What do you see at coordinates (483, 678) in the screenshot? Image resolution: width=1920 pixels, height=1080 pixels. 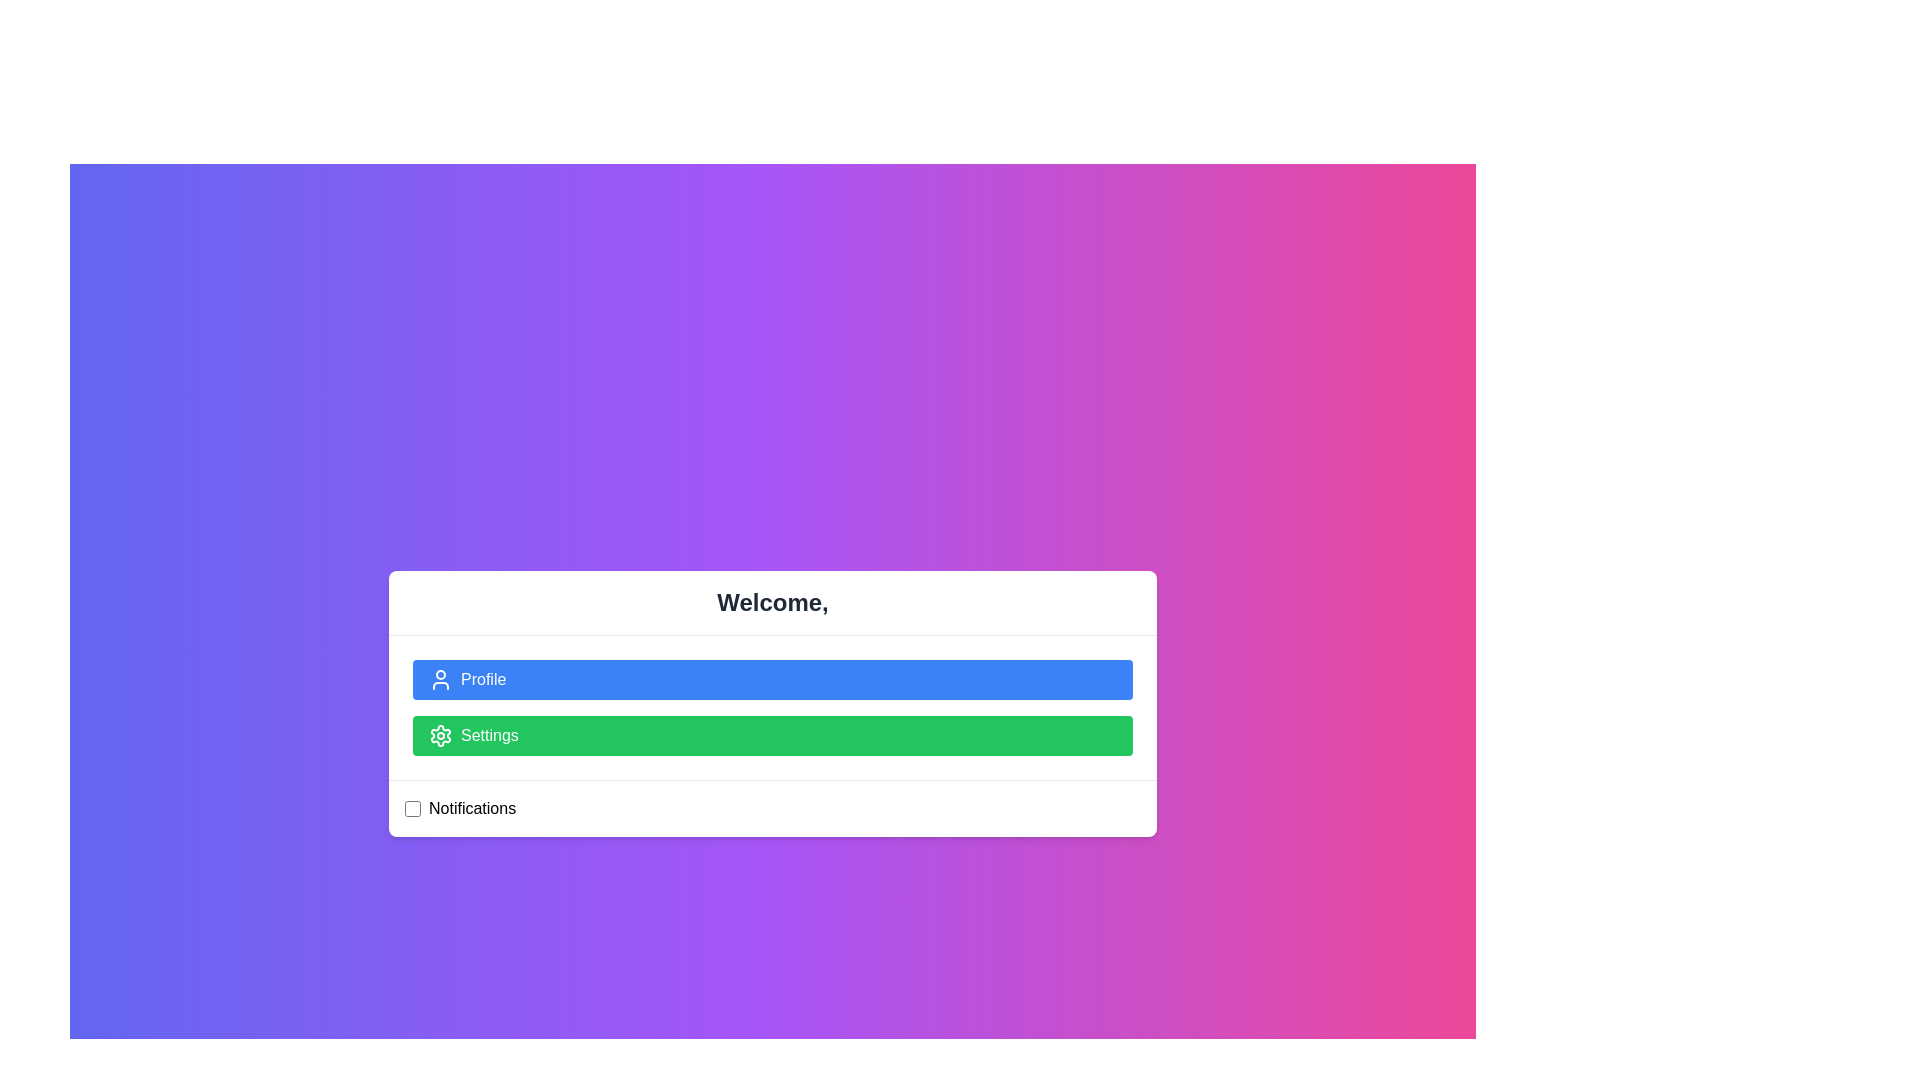 I see `the 'Profile' text label which is displayed in white font within a horizontally elongated blue button, located at the top of the options list below the 'Welcome' heading` at bounding box center [483, 678].